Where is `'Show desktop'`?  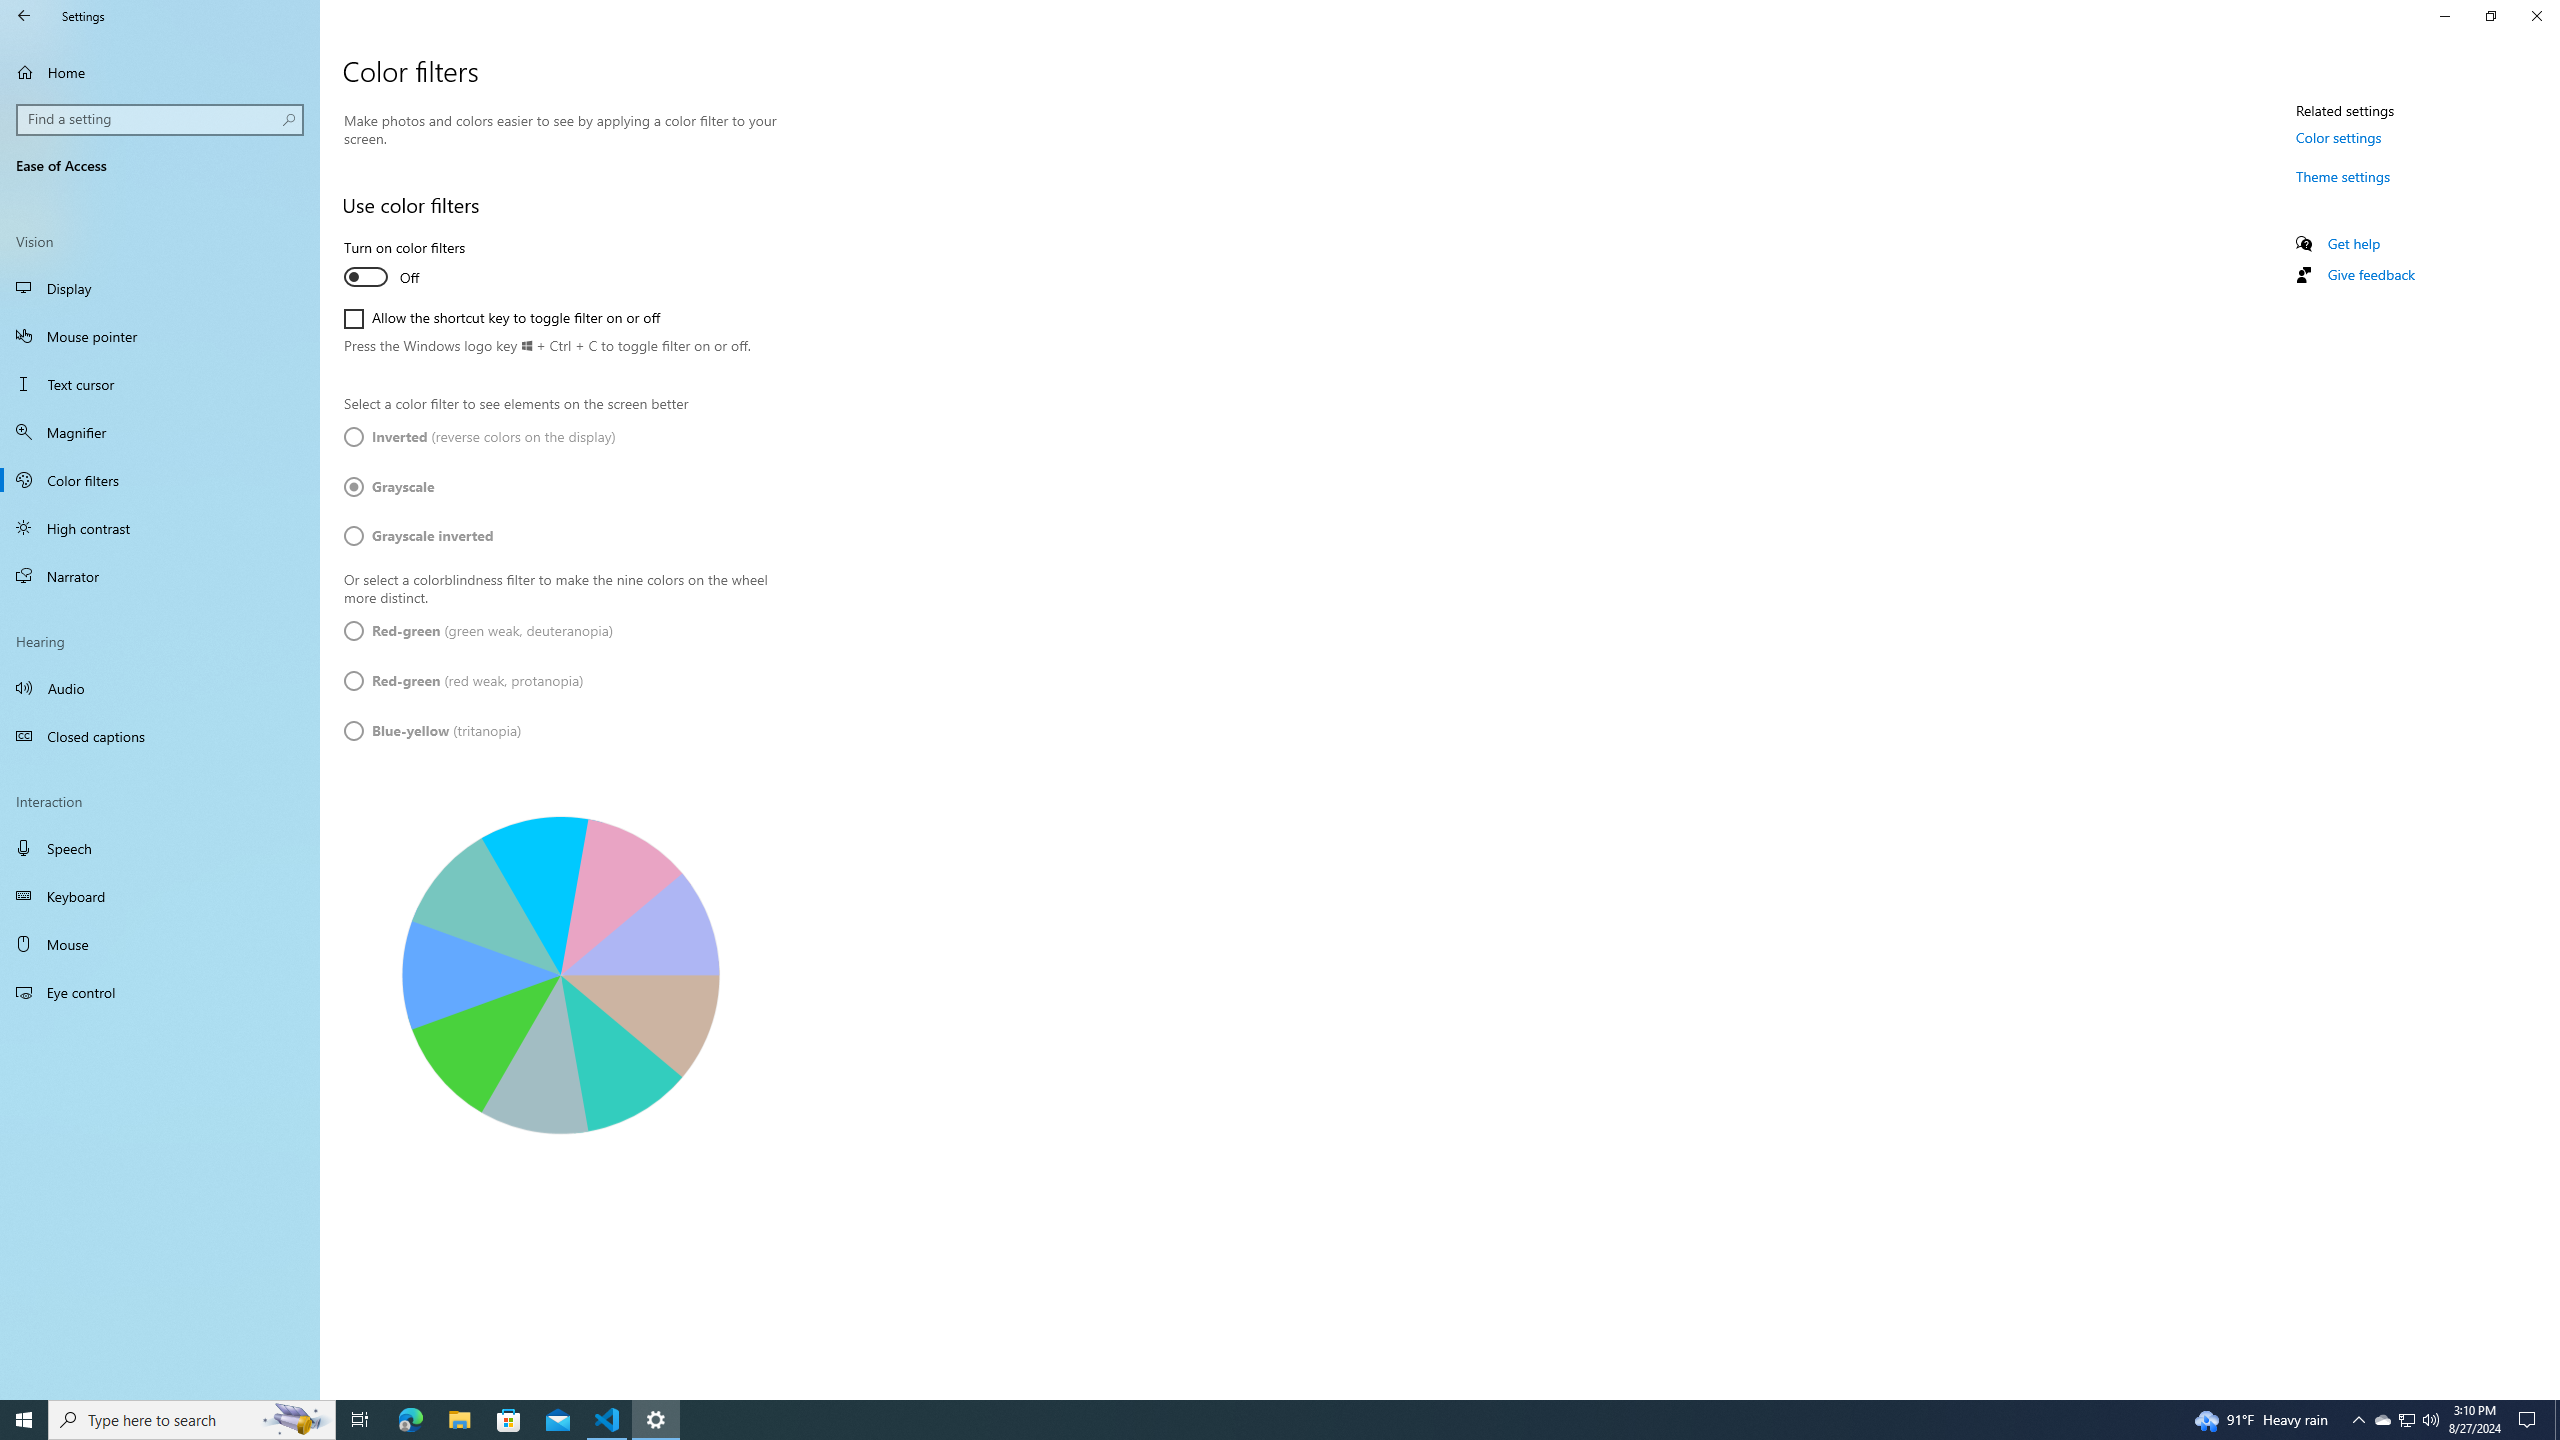 'Show desktop' is located at coordinates (2556, 1418).